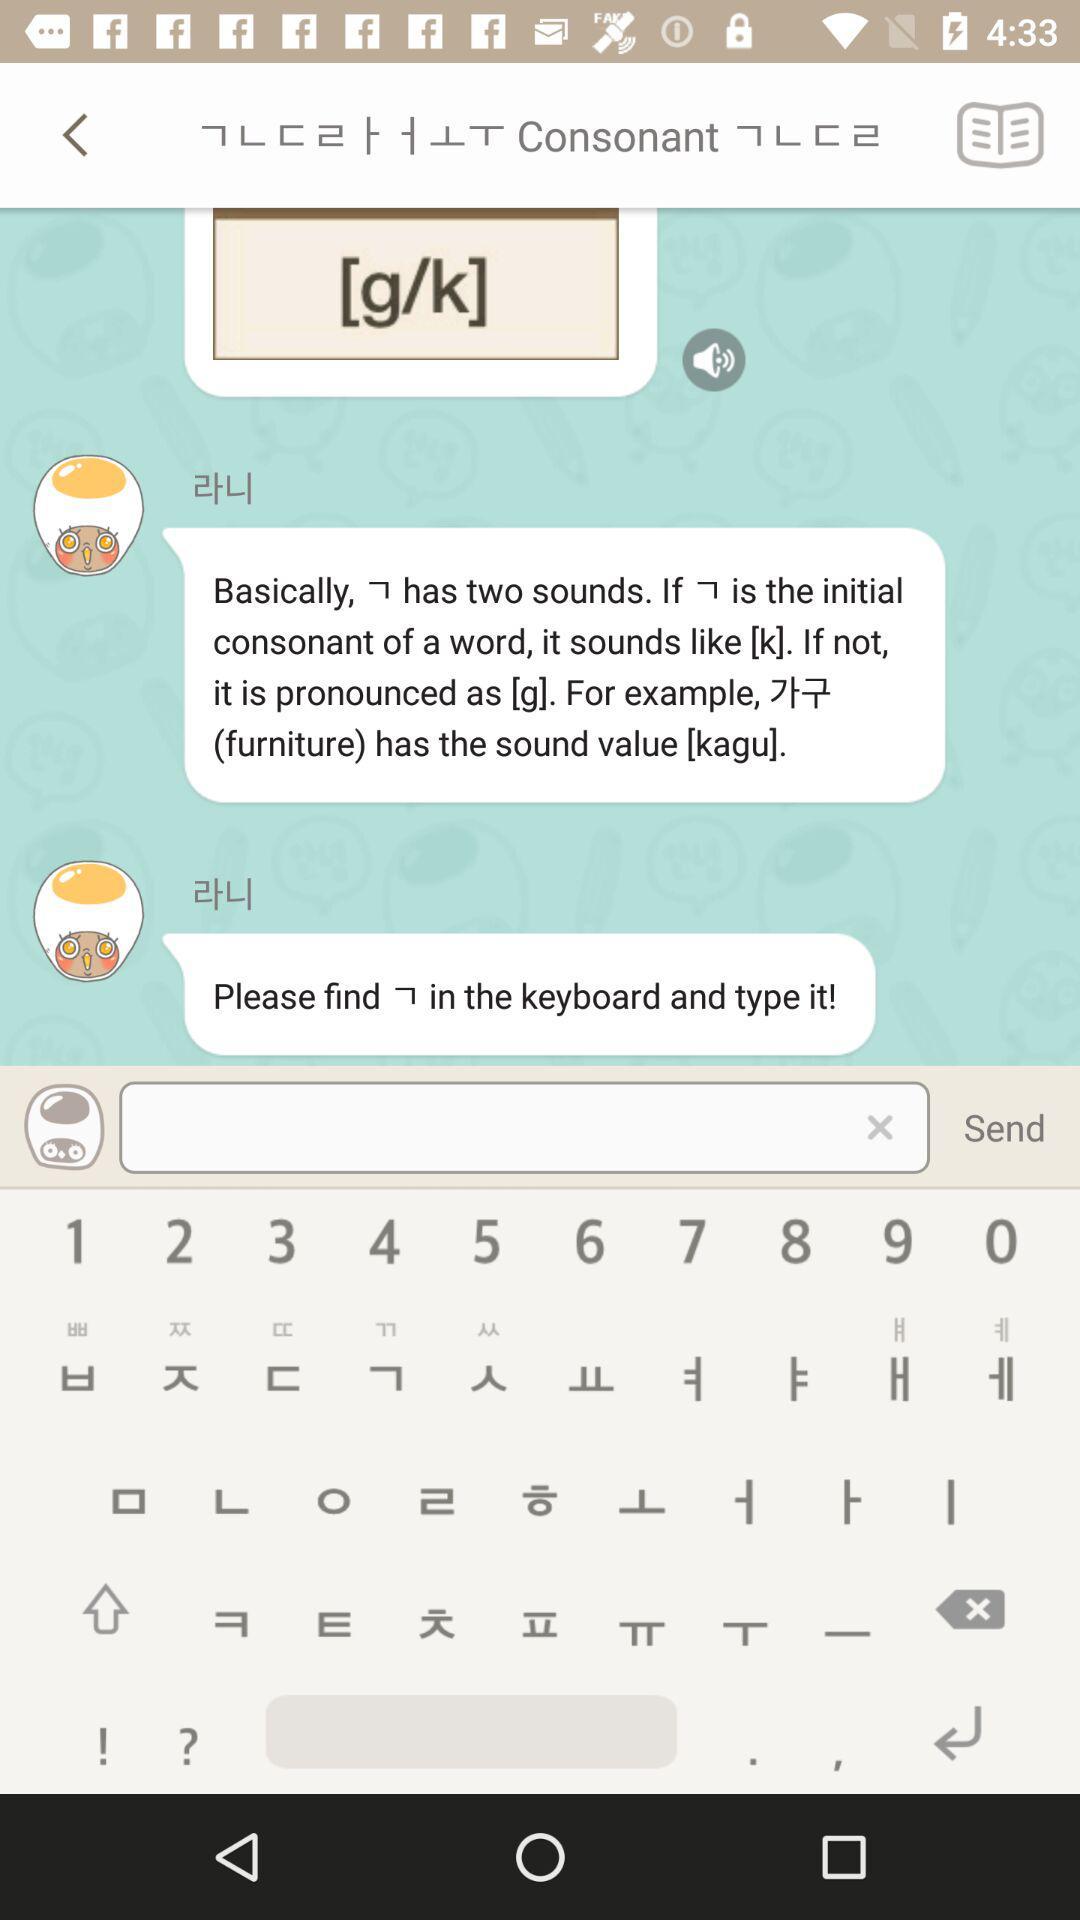 The height and width of the screenshot is (1920, 1080). What do you see at coordinates (1002, 1362) in the screenshot?
I see `the sliders icon` at bounding box center [1002, 1362].